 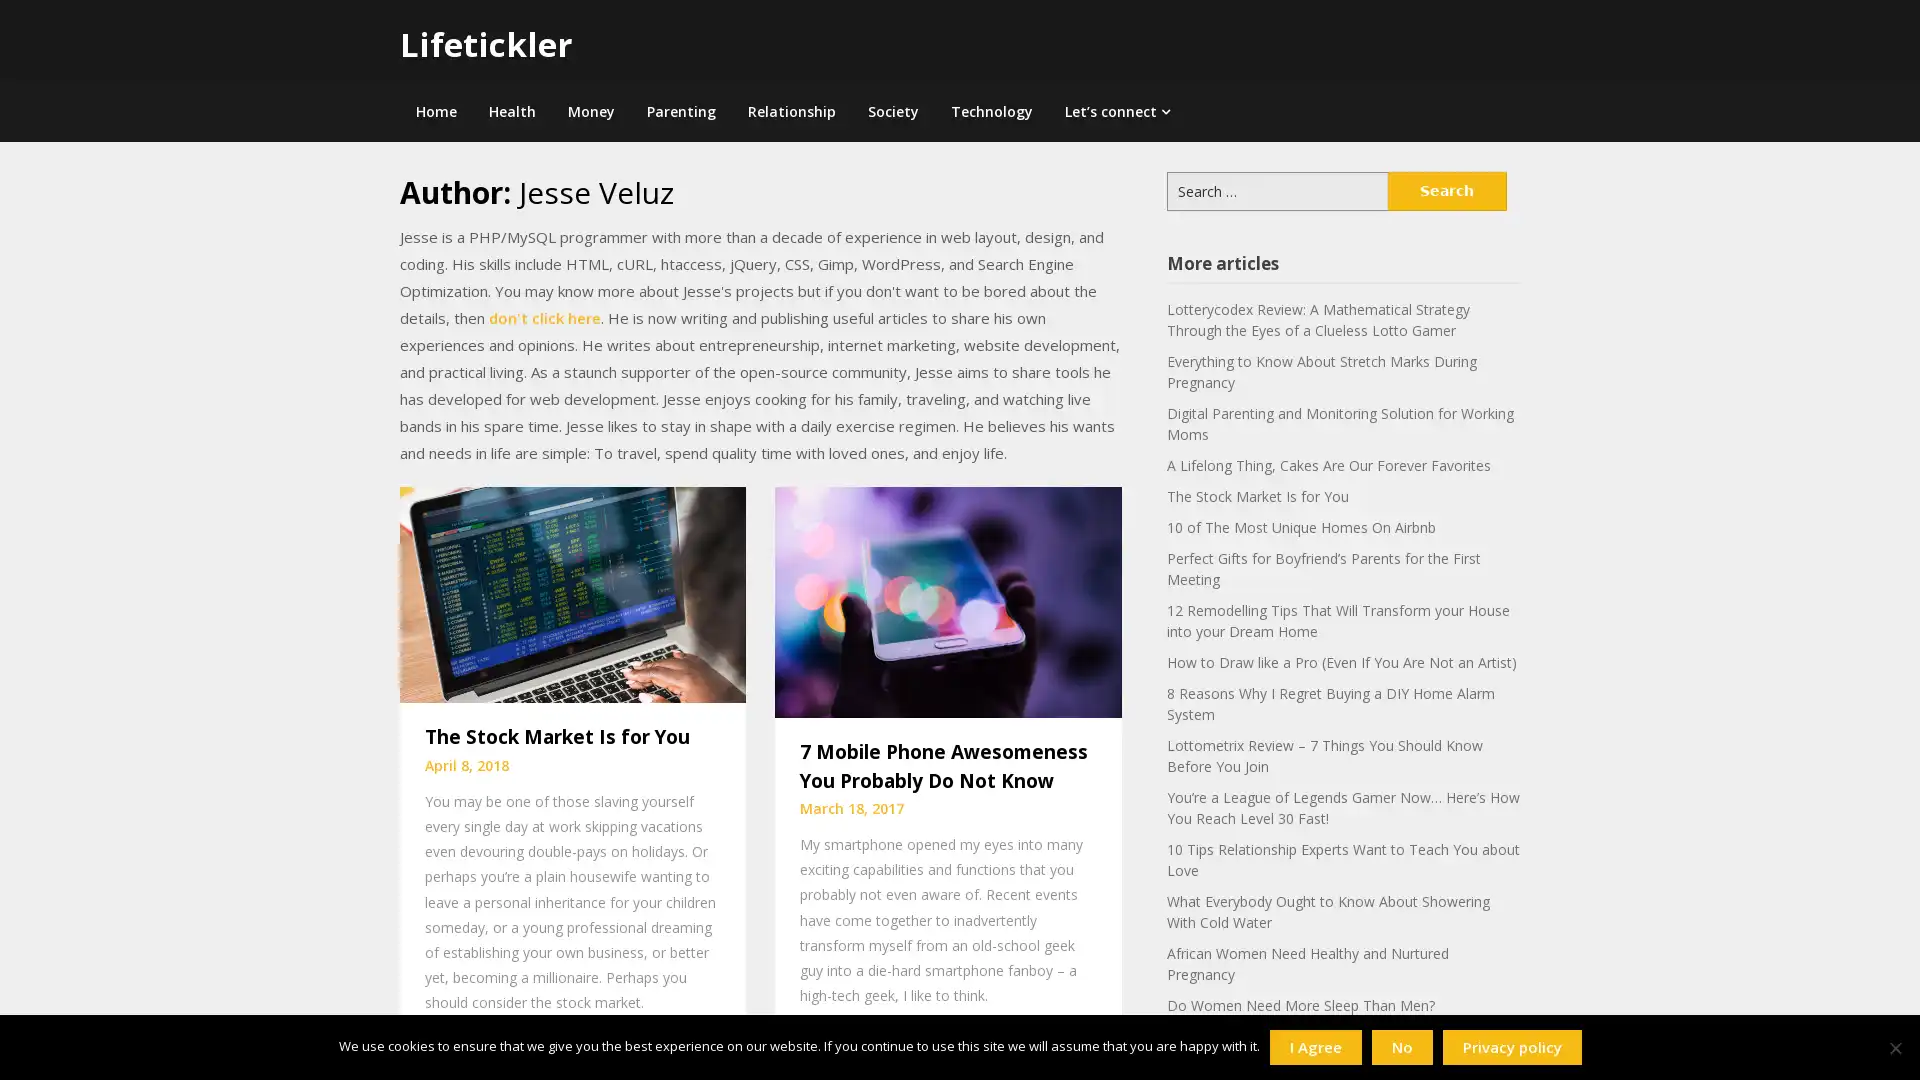 What do you see at coordinates (1446, 191) in the screenshot?
I see `Search` at bounding box center [1446, 191].